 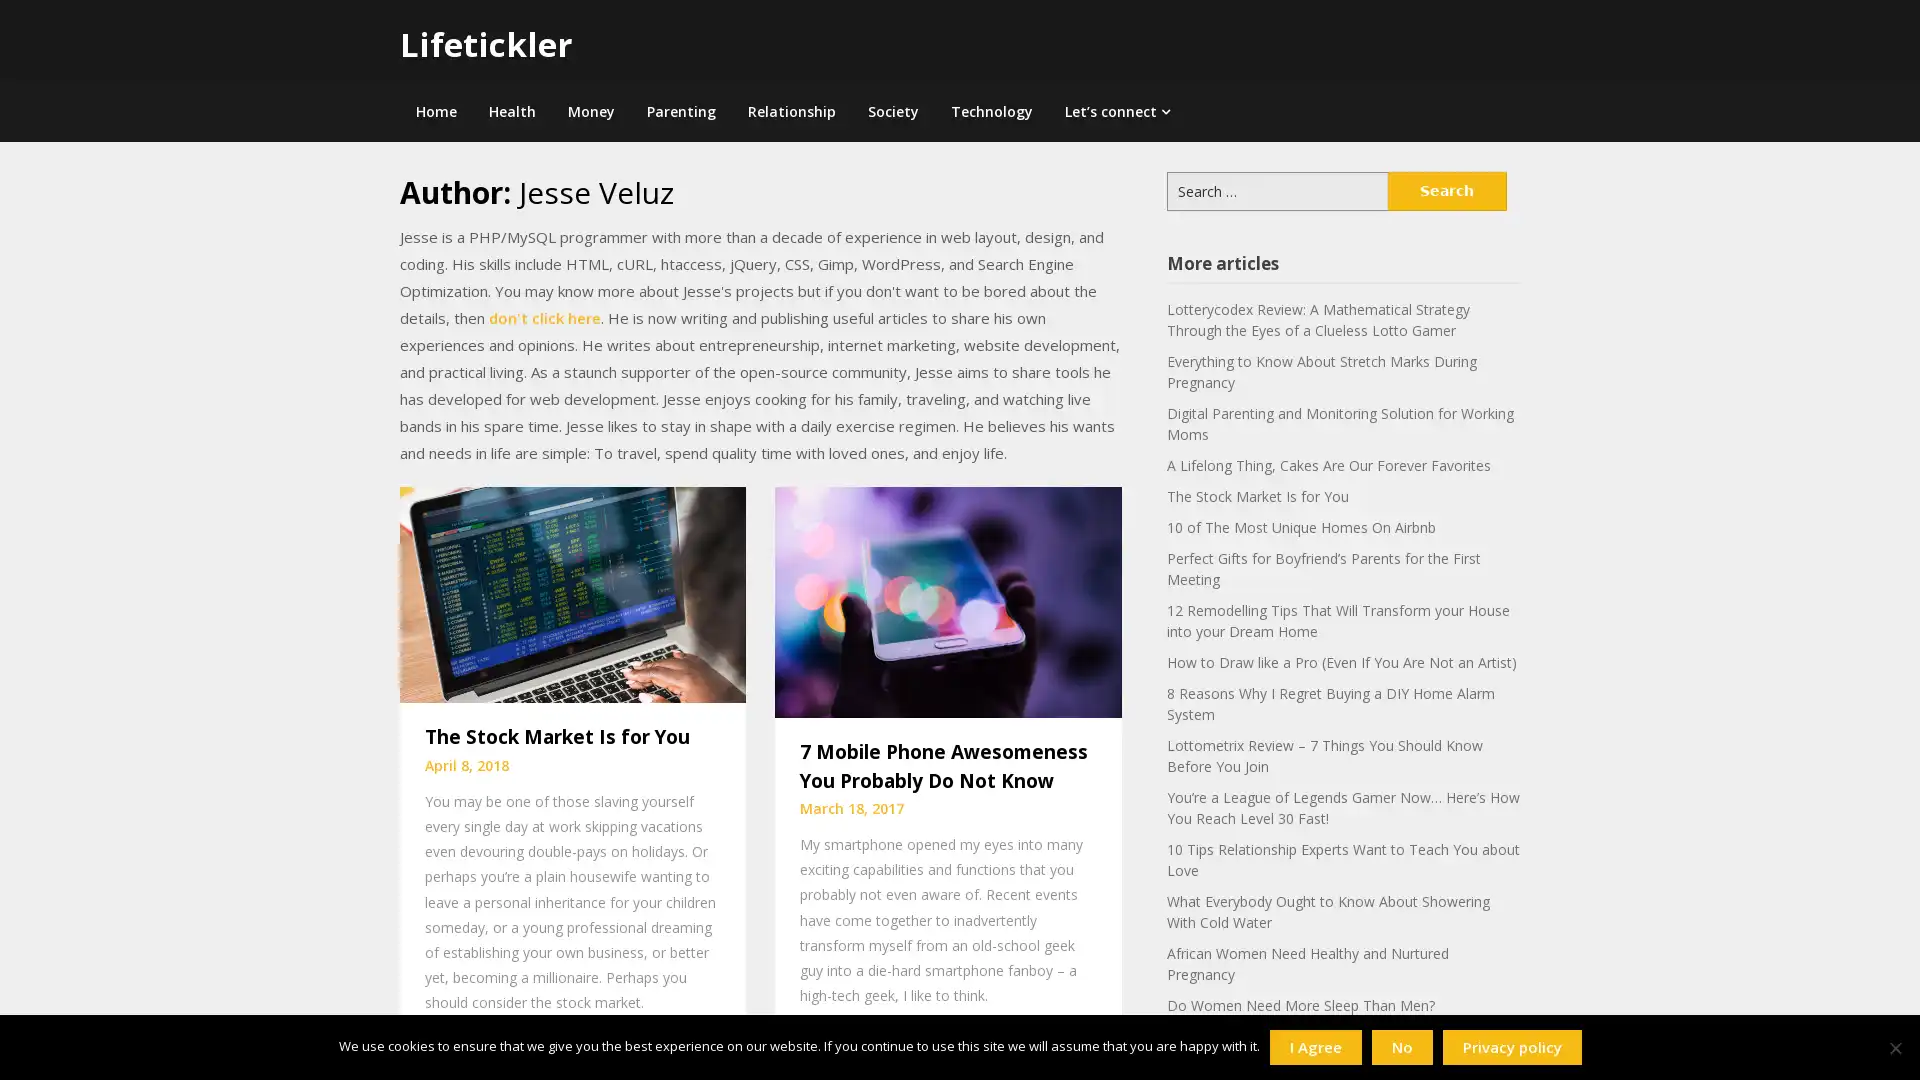 What do you see at coordinates (1446, 191) in the screenshot?
I see `Search` at bounding box center [1446, 191].